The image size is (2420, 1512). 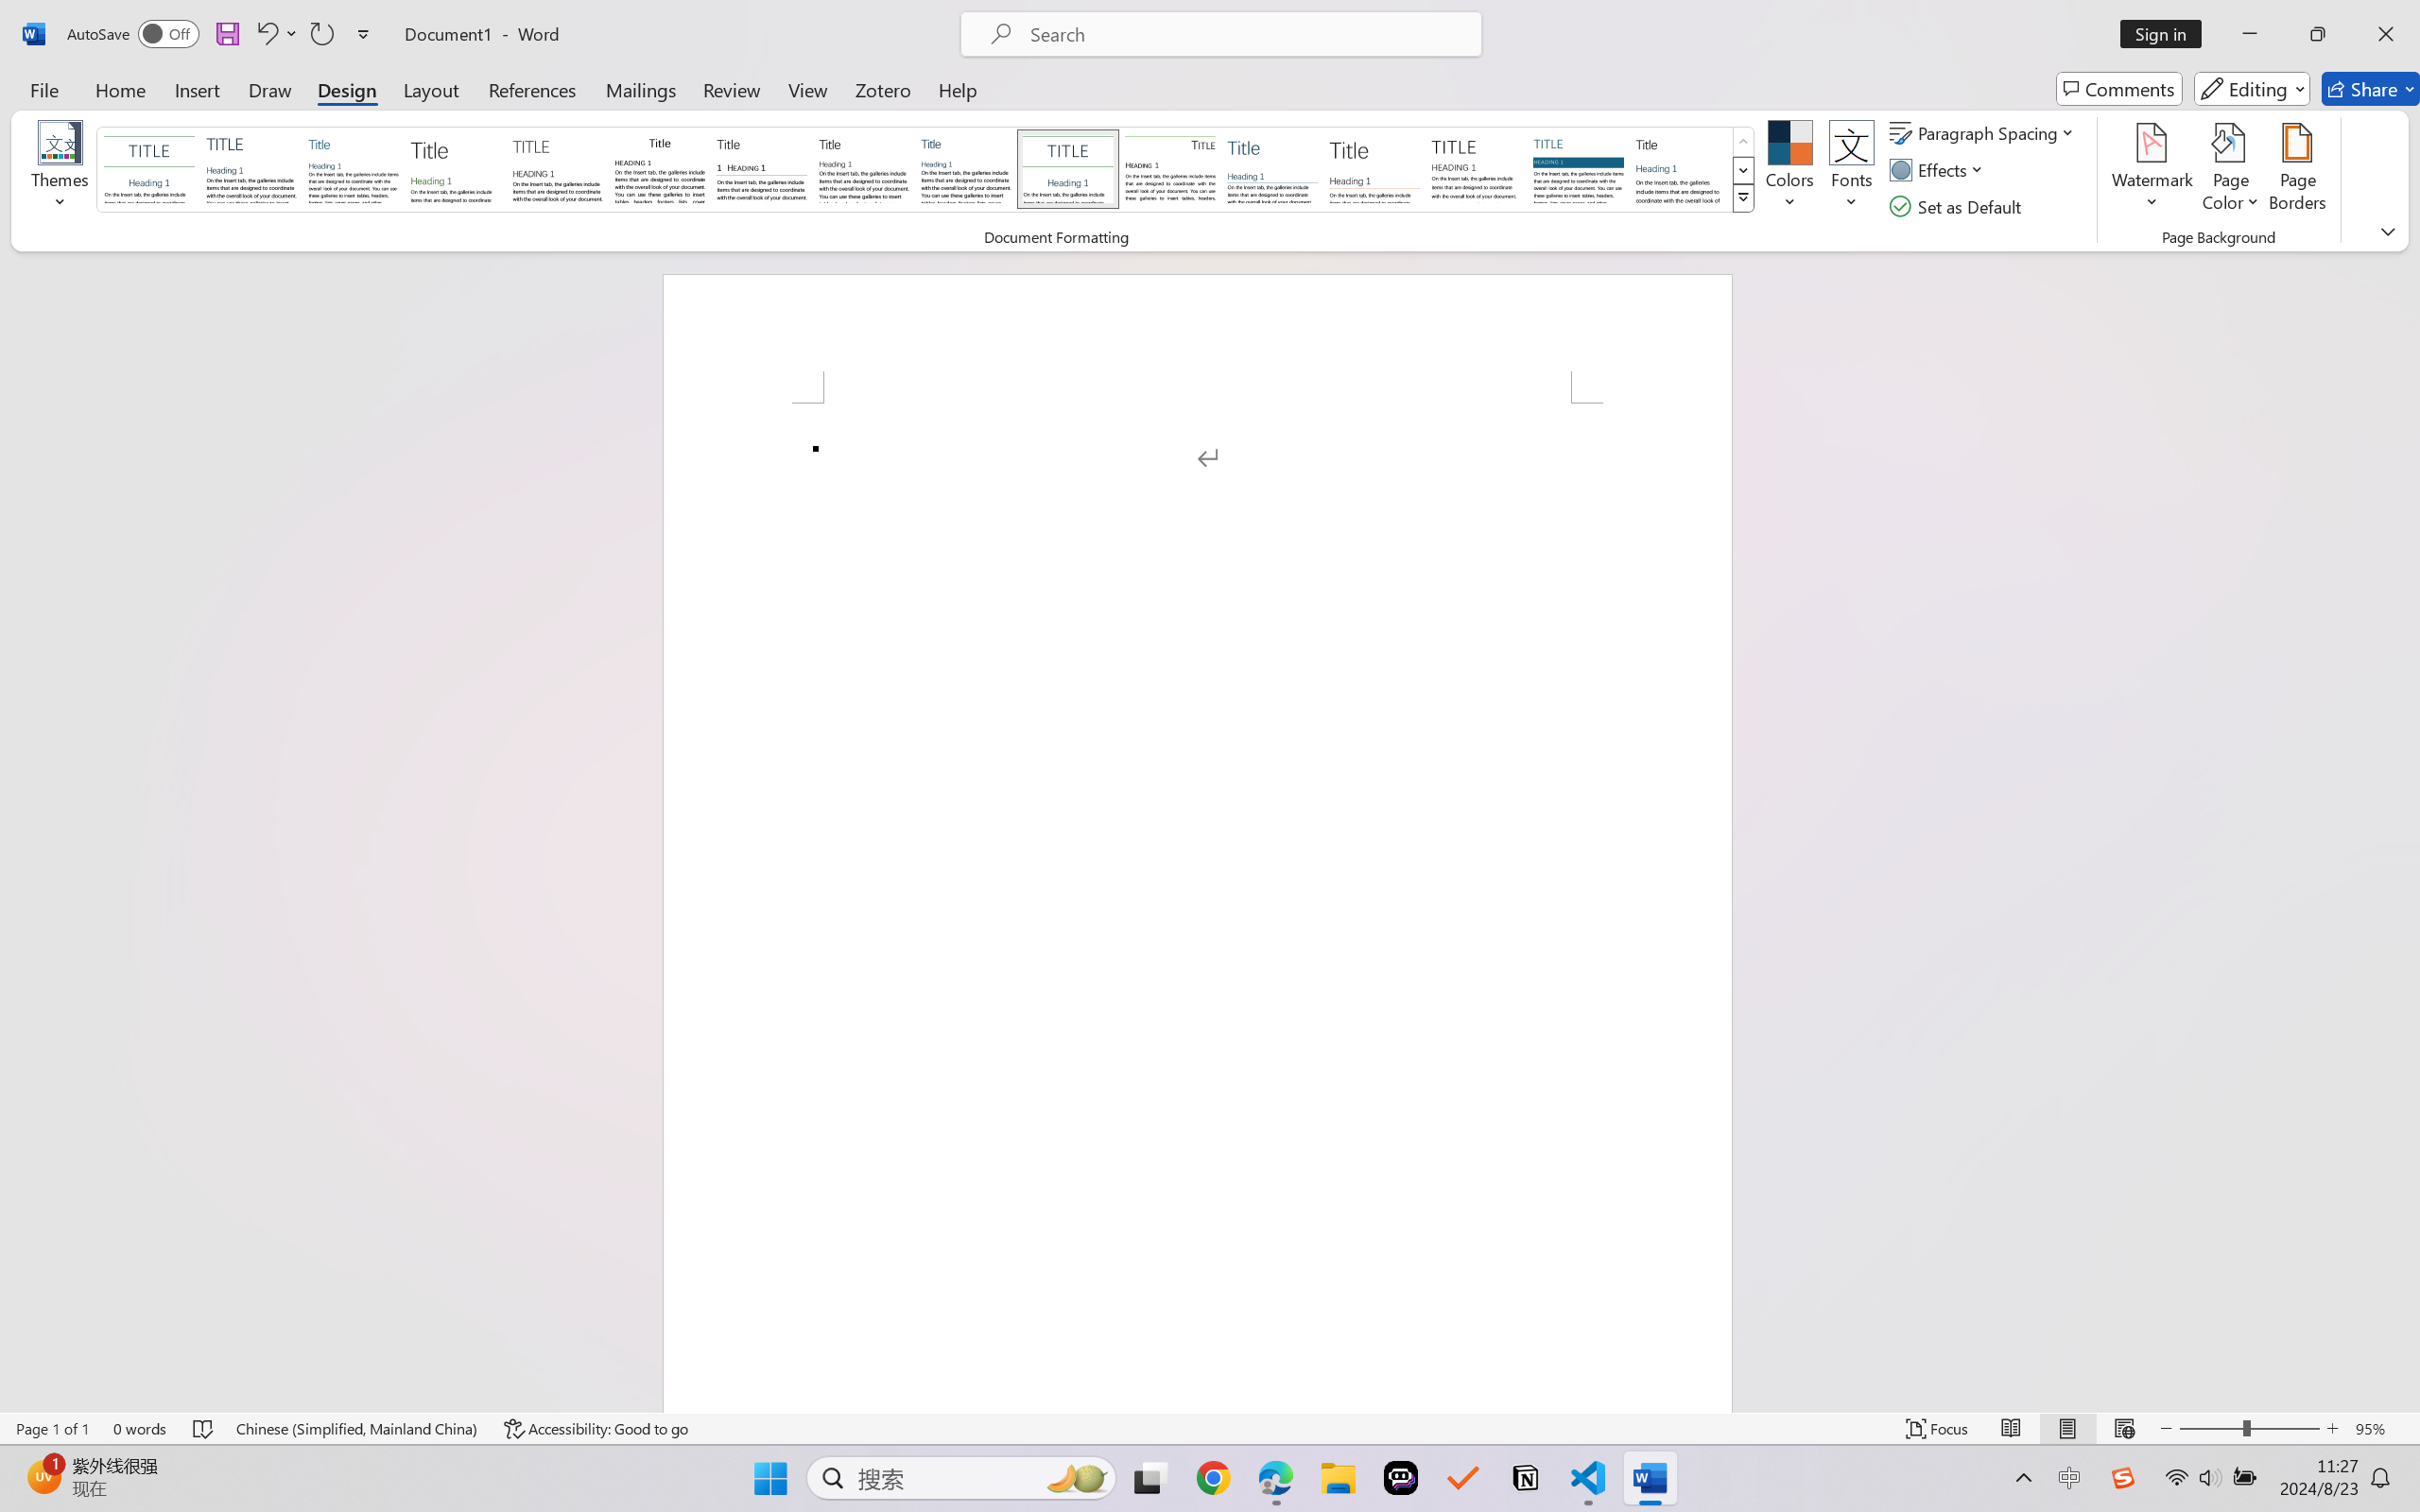 I want to click on 'Editing', so click(x=2253, y=88).